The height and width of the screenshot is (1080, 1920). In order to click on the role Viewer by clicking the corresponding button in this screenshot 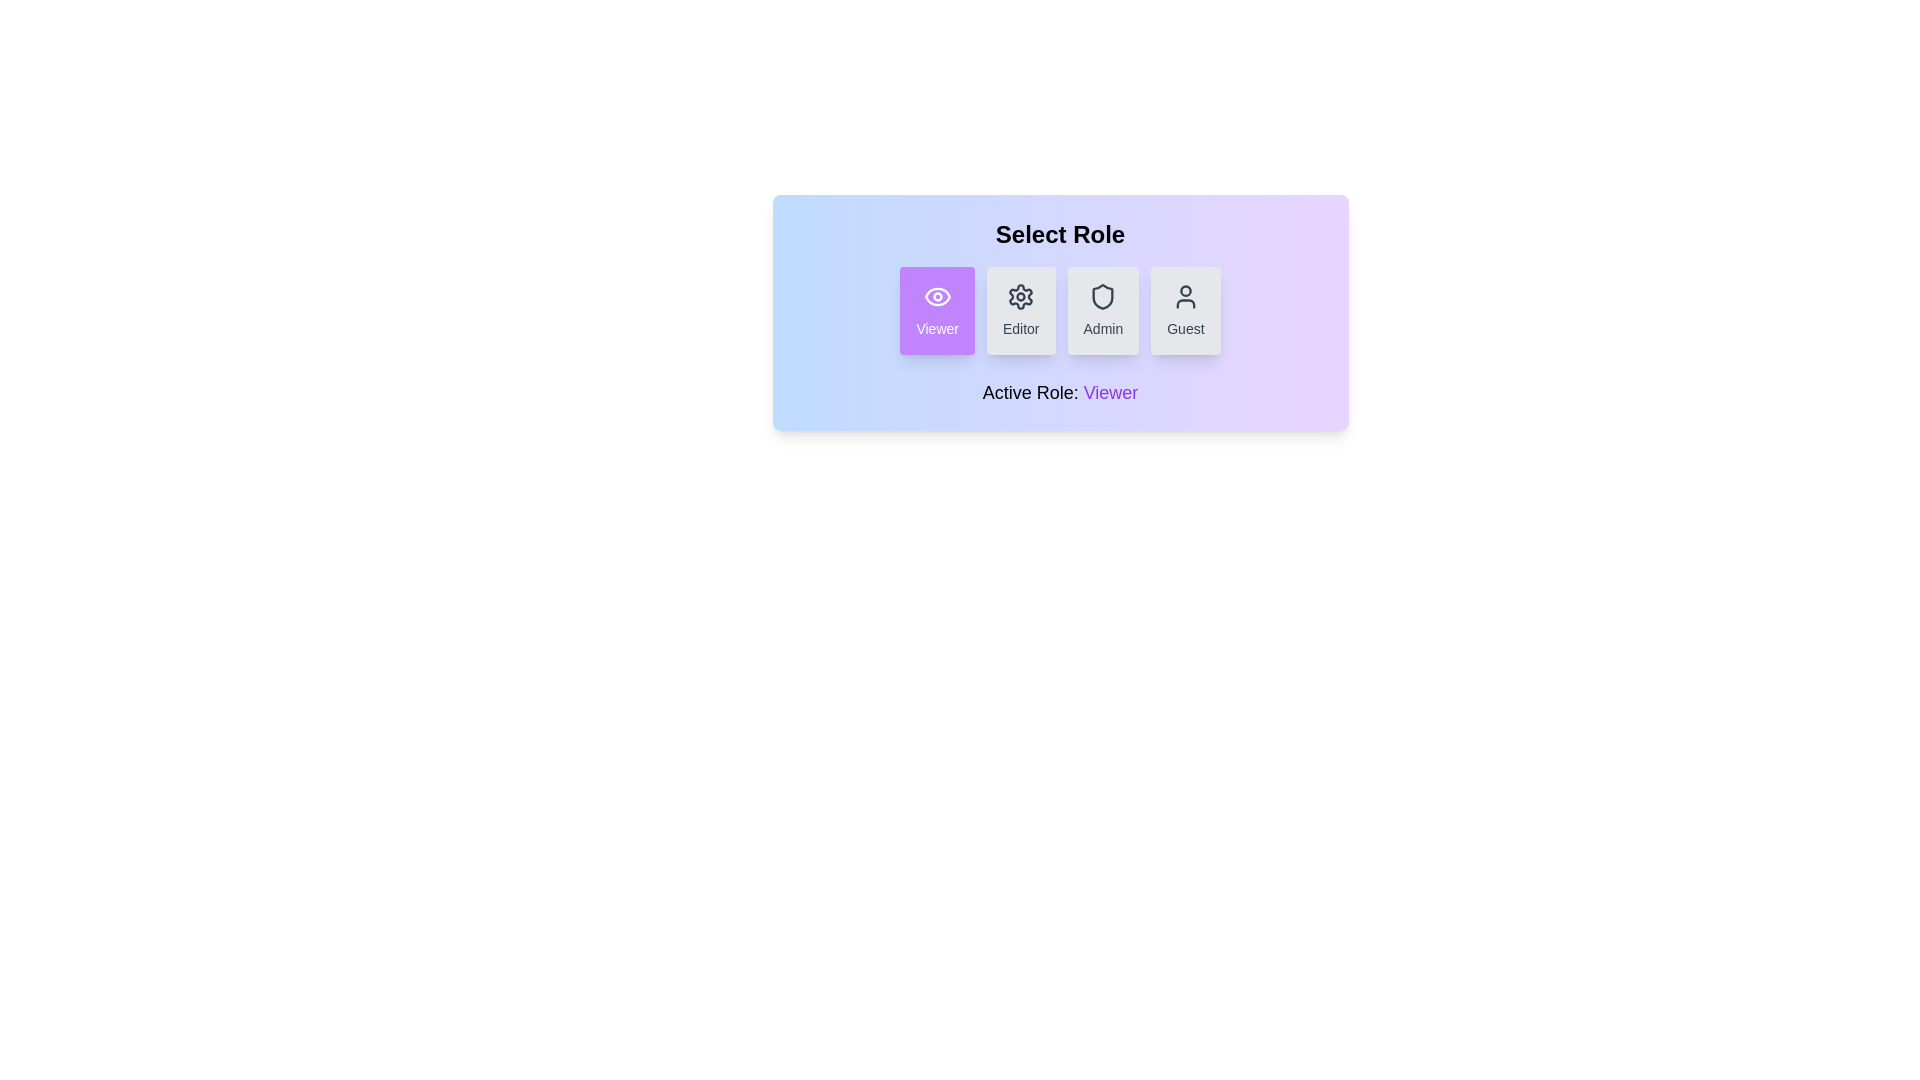, I will do `click(936, 311)`.